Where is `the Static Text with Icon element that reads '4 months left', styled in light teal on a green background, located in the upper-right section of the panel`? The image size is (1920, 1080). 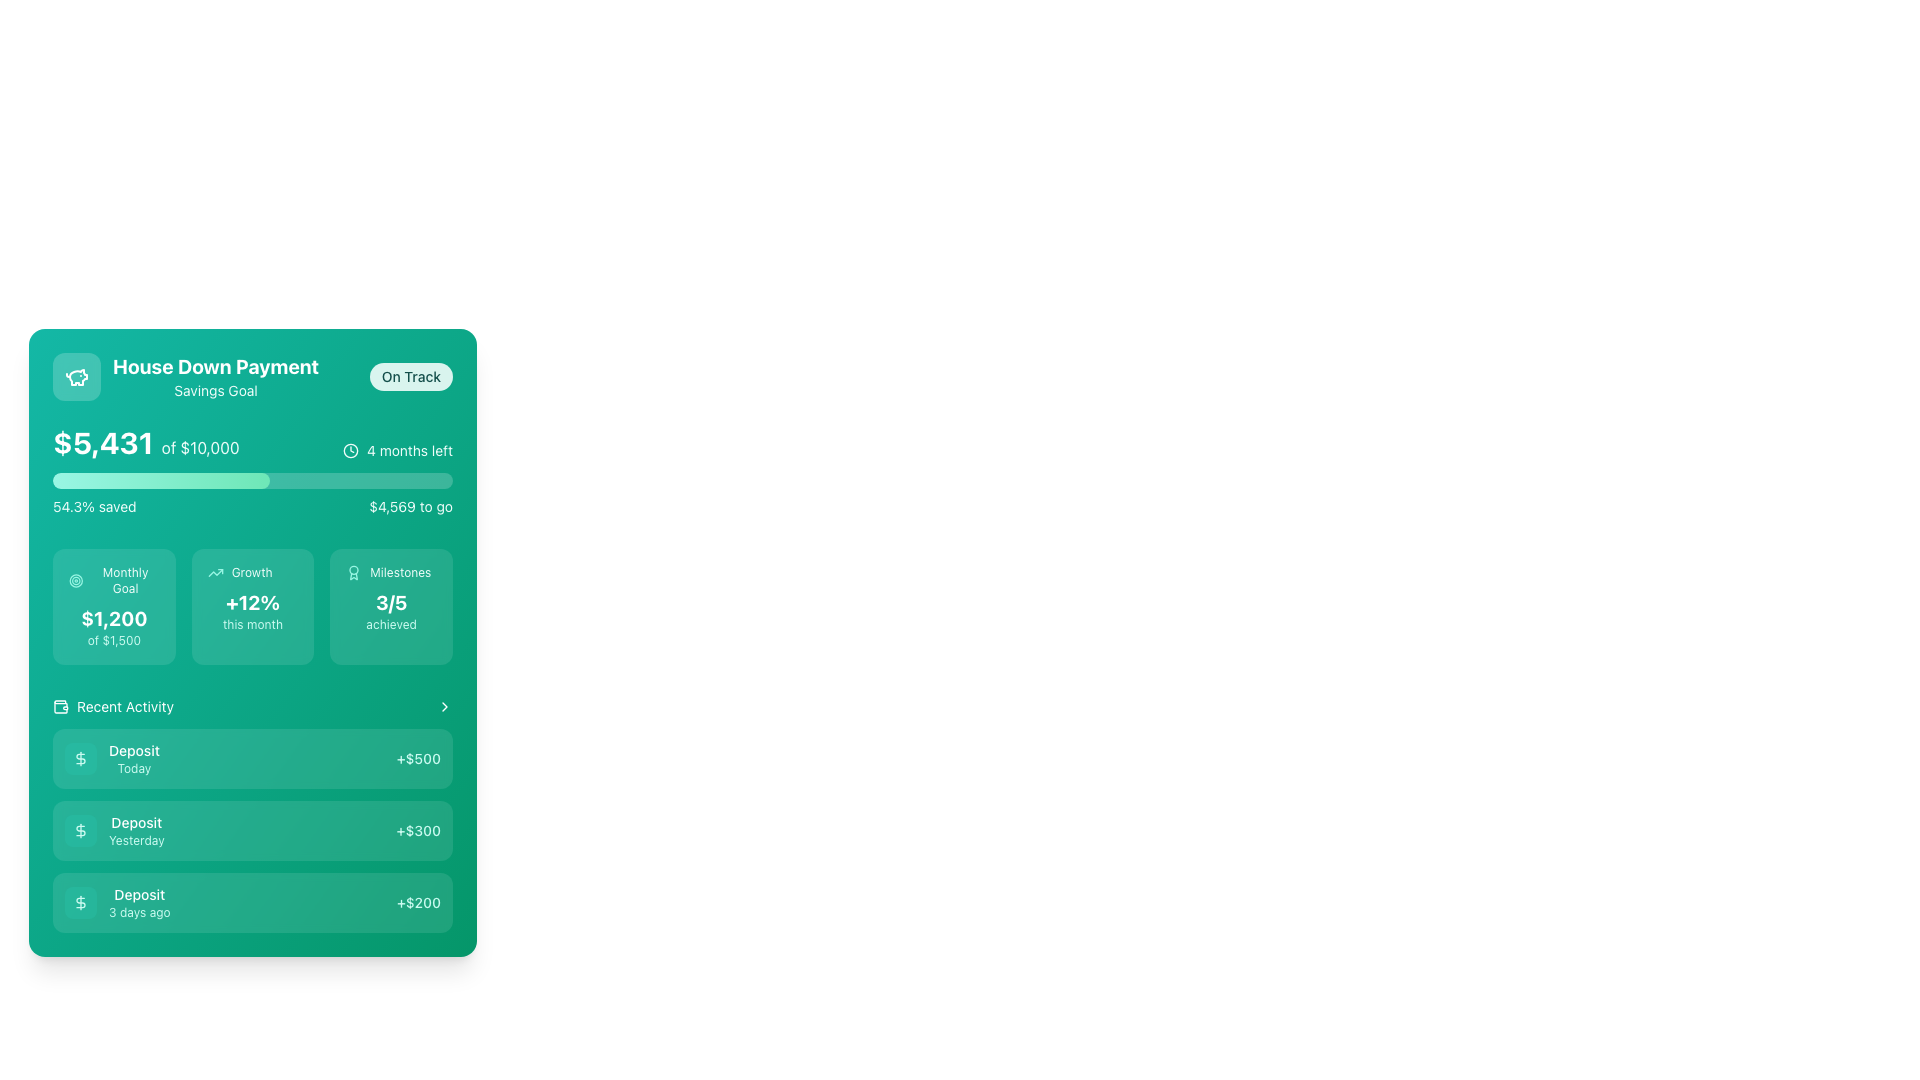 the Static Text with Icon element that reads '4 months left', styled in light teal on a green background, located in the upper-right section of the panel is located at coordinates (398, 451).